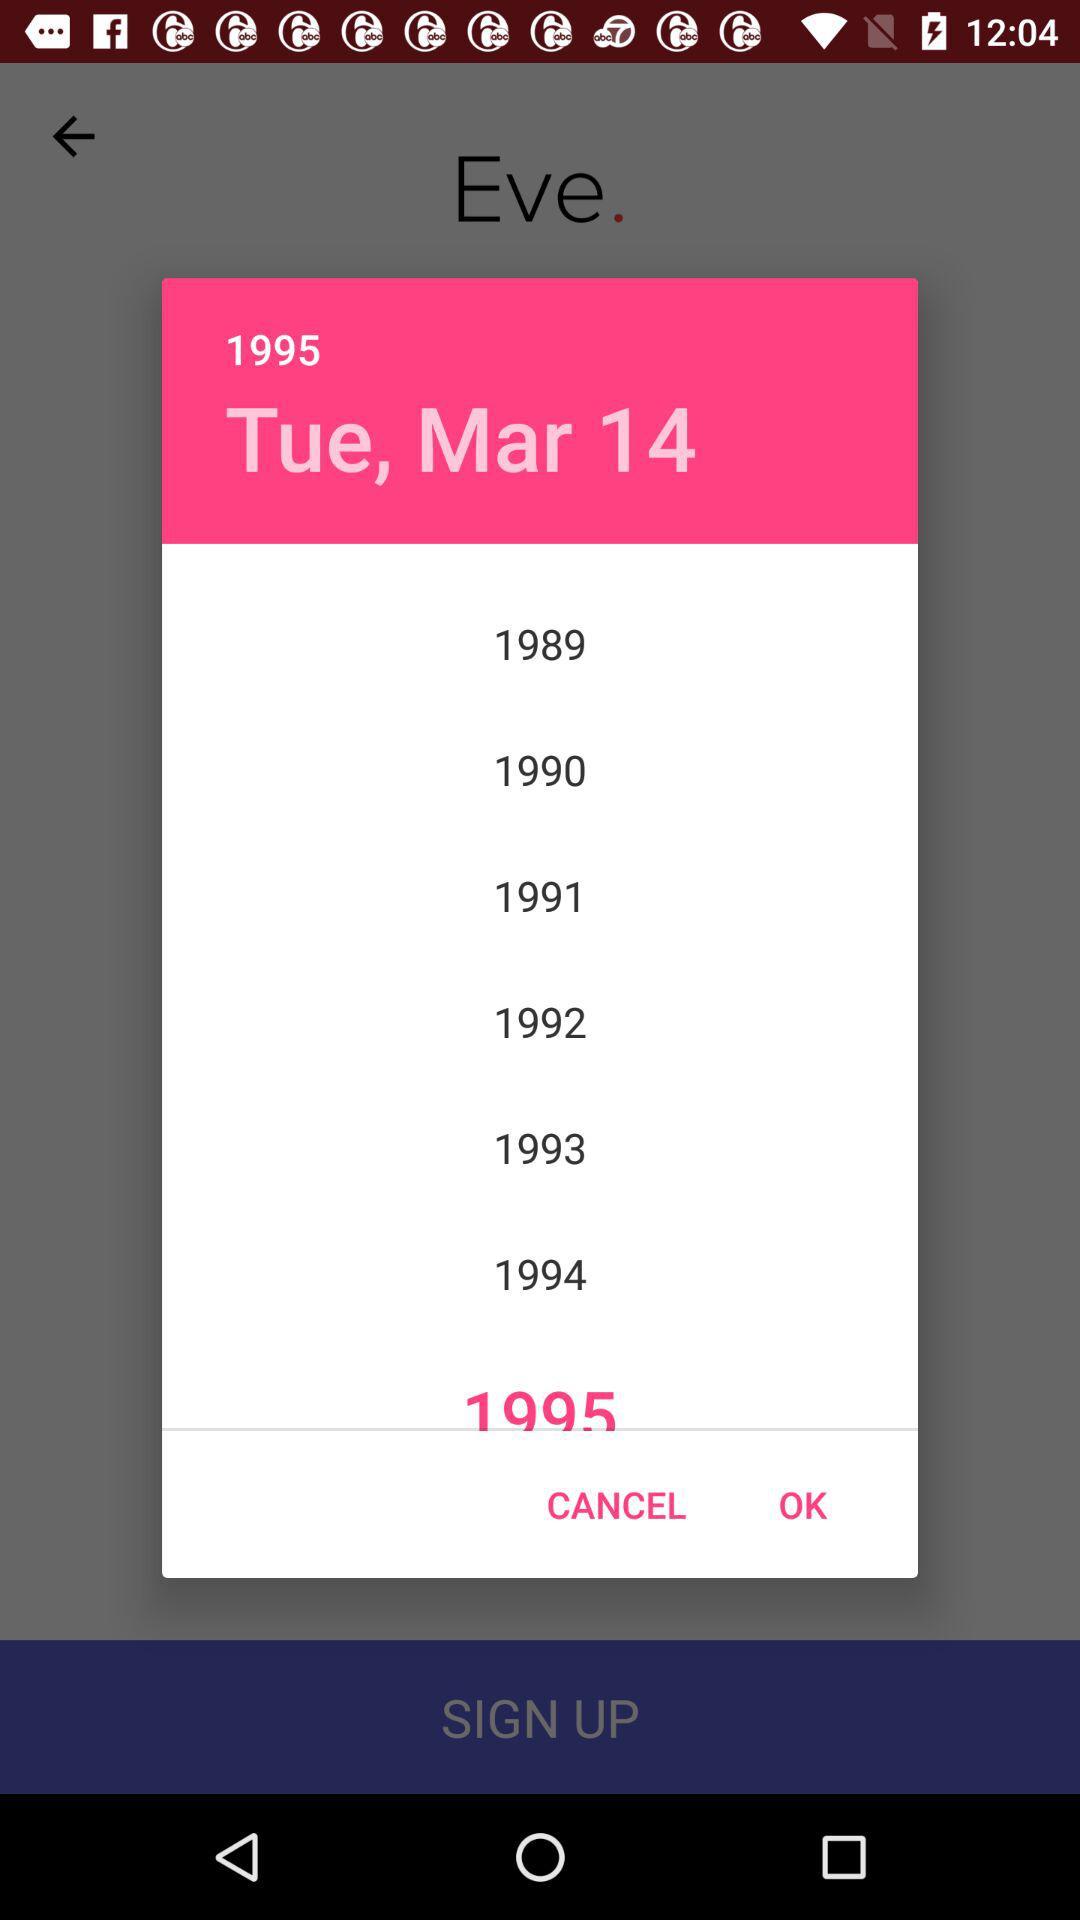 This screenshot has width=1080, height=1920. What do you see at coordinates (615, 1504) in the screenshot?
I see `the icon next to the ok item` at bounding box center [615, 1504].